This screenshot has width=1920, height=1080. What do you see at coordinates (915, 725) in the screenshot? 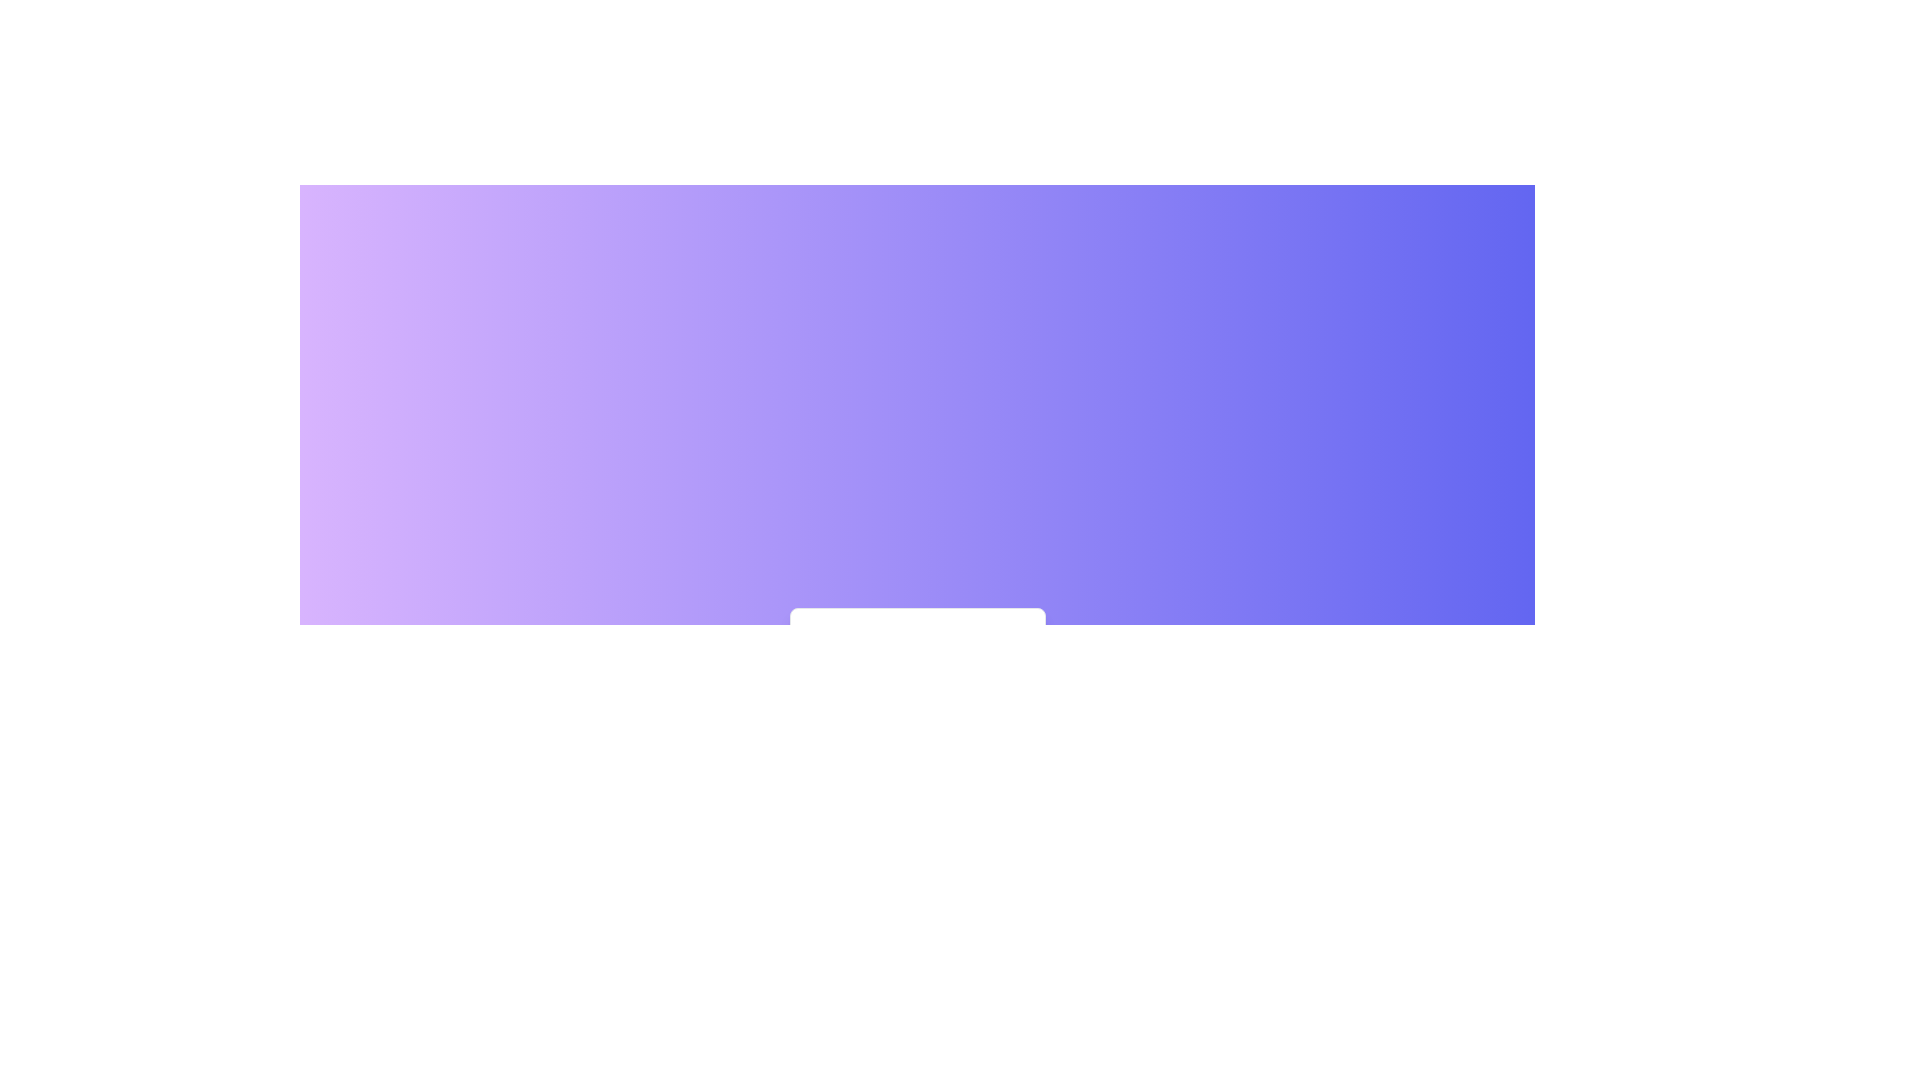
I see `the central area to toggle the context menu visibility` at bounding box center [915, 725].